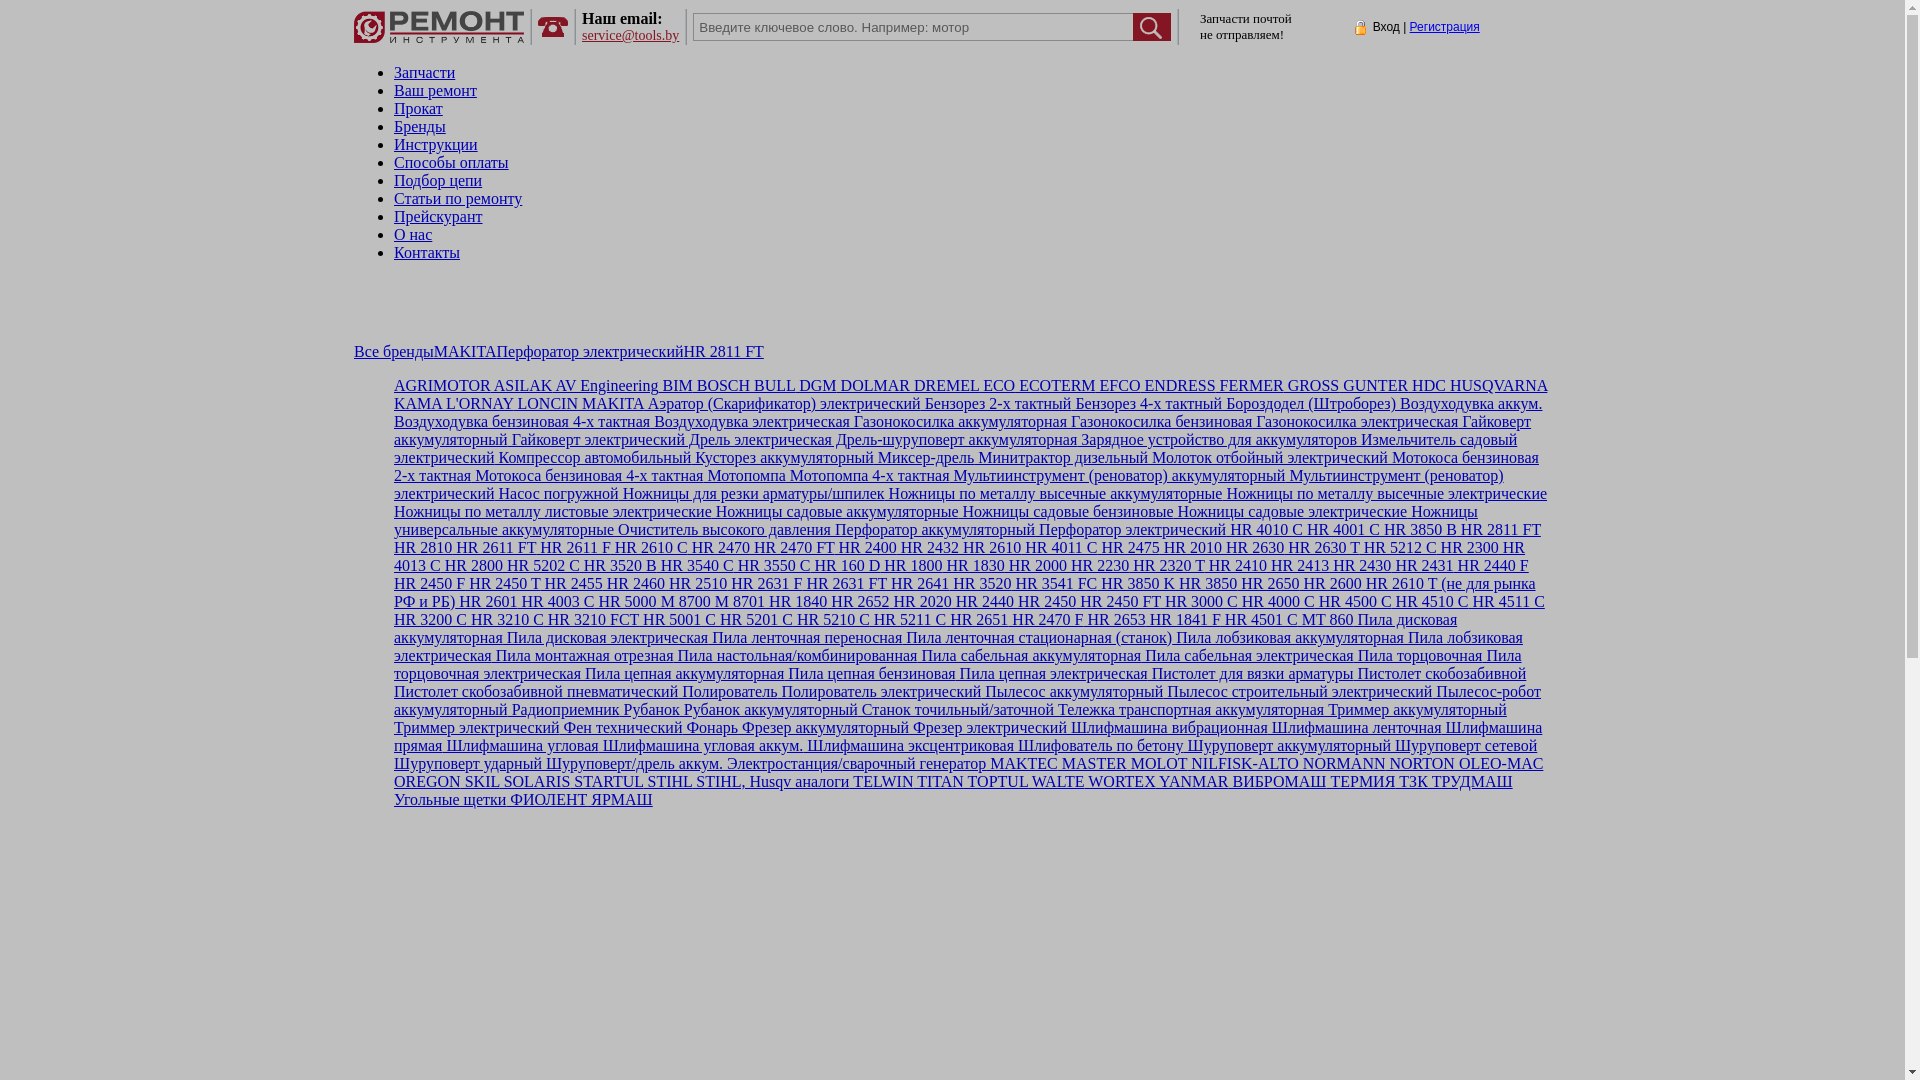 The height and width of the screenshot is (1080, 1920). What do you see at coordinates (1425, 385) in the screenshot?
I see `'HDC'` at bounding box center [1425, 385].